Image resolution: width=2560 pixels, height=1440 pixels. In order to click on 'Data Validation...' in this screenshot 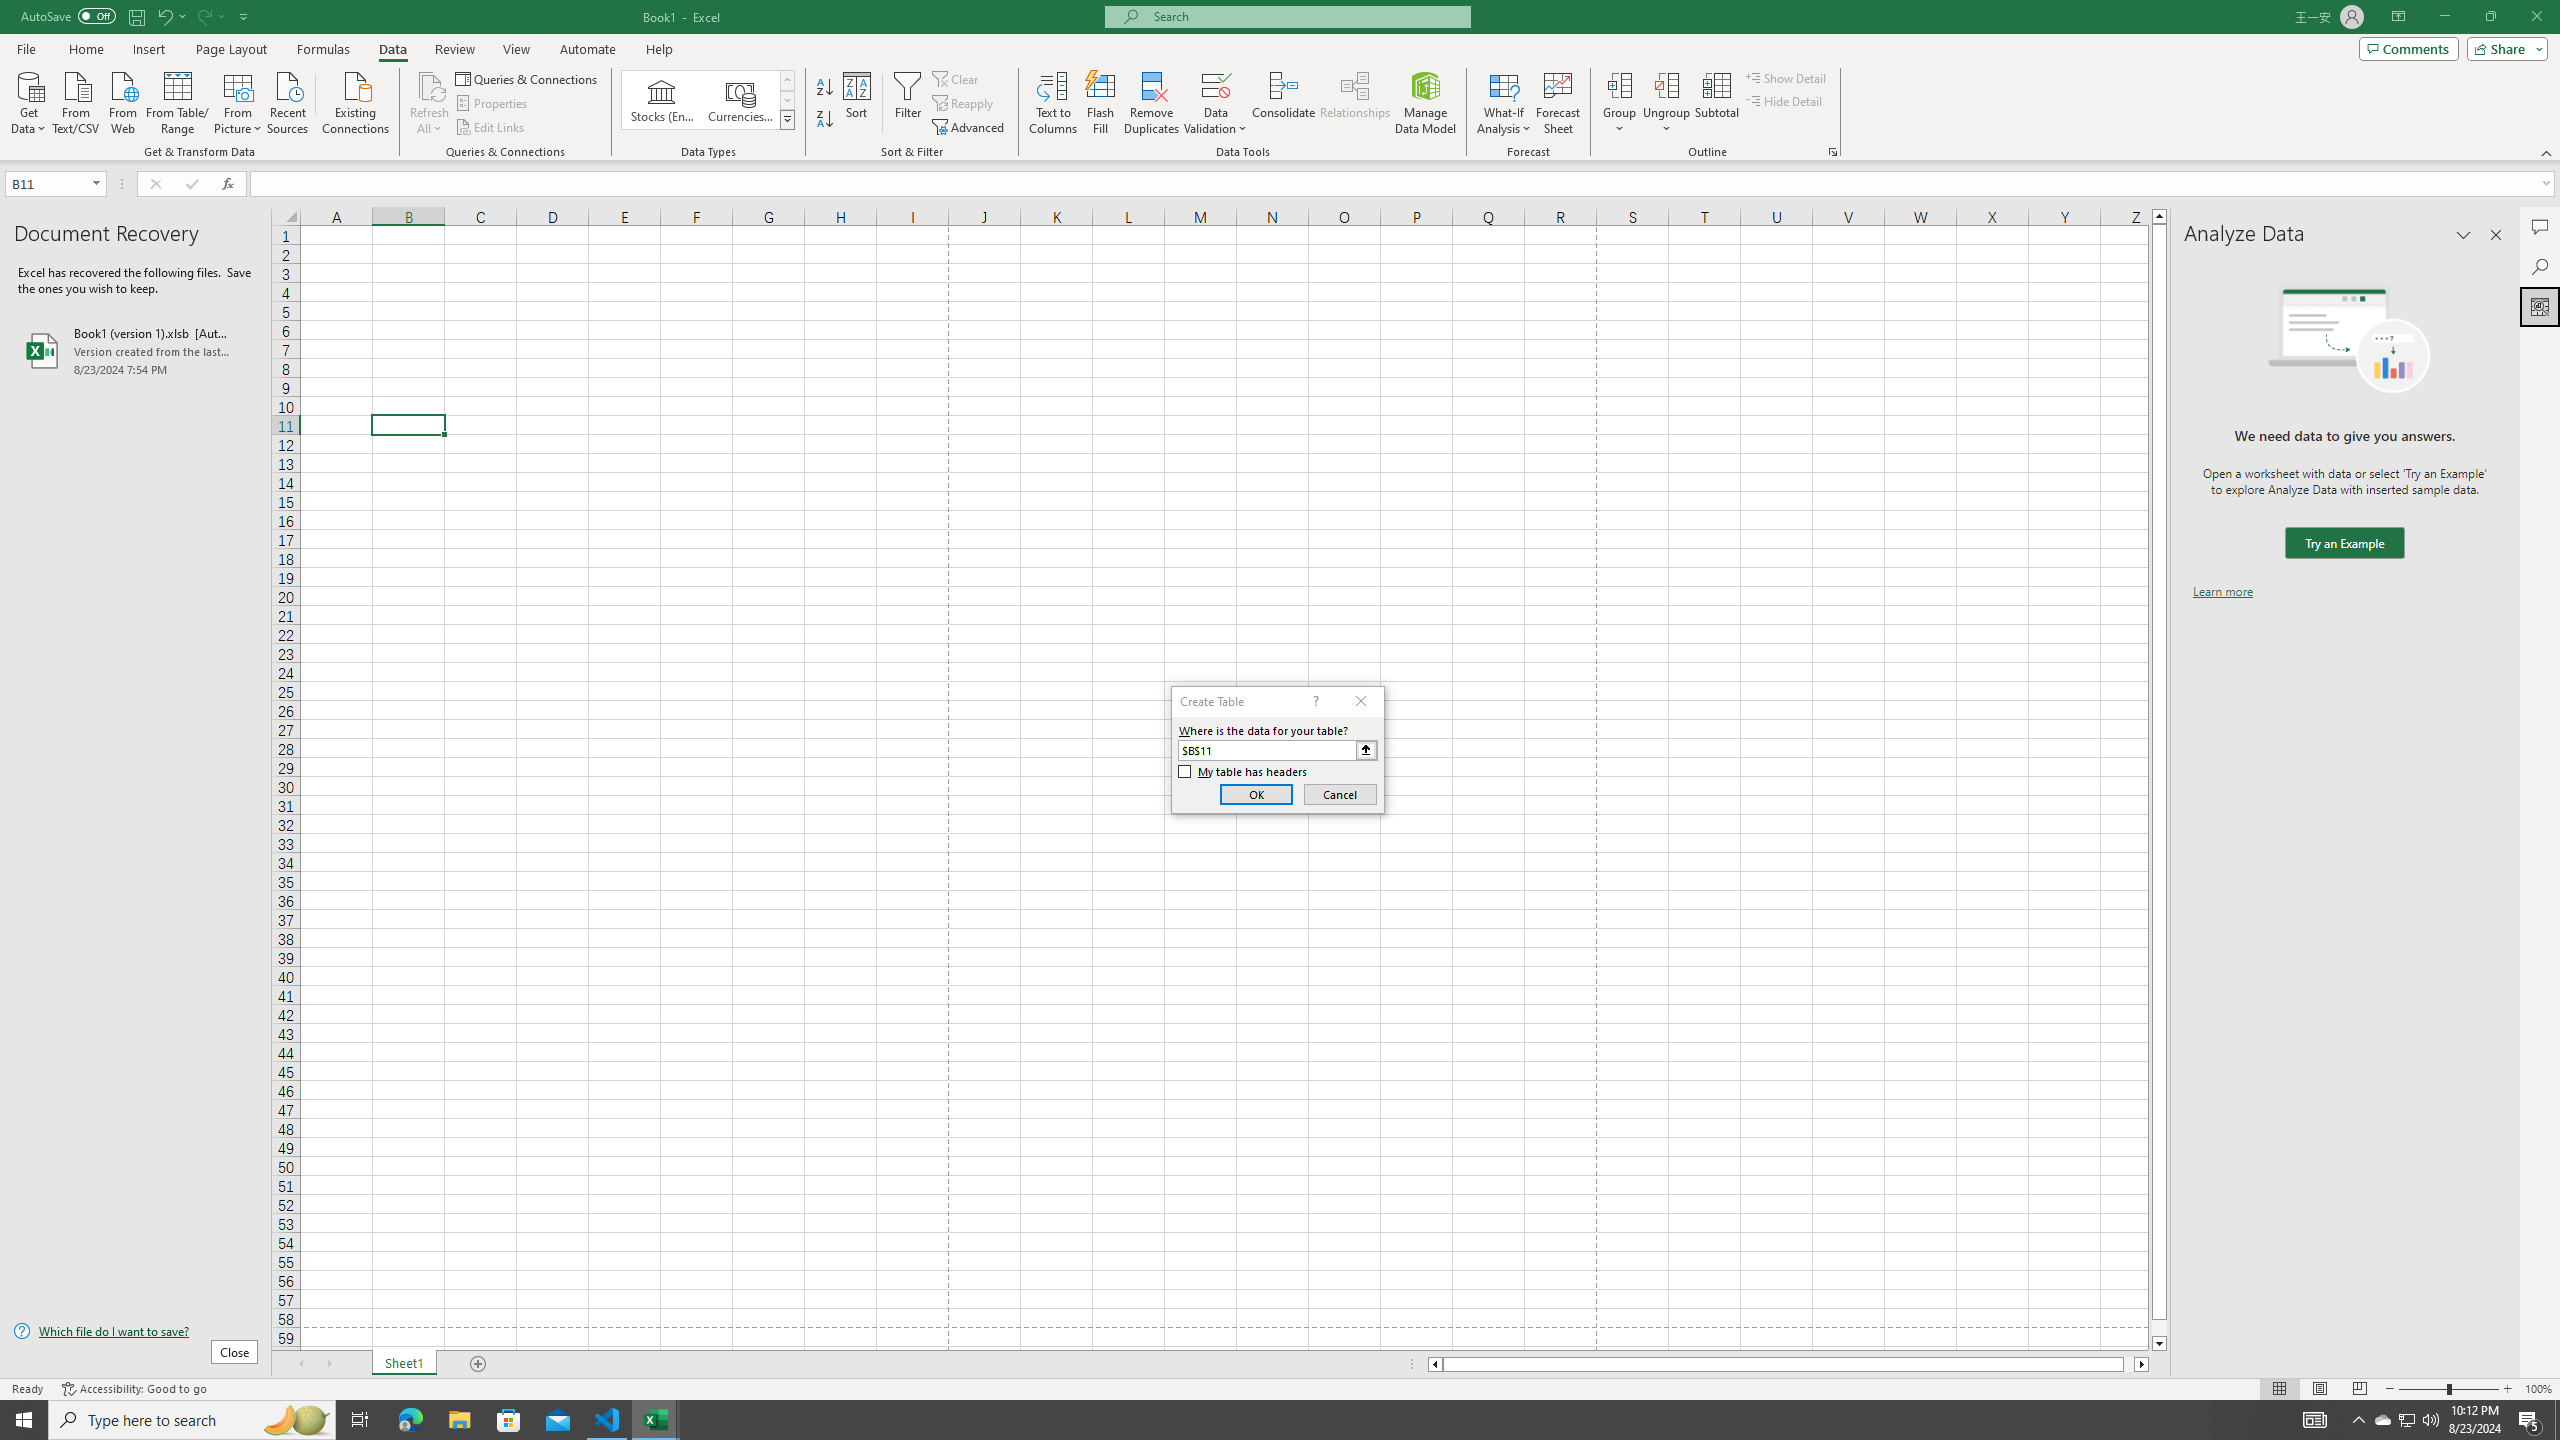, I will do `click(1215, 103)`.